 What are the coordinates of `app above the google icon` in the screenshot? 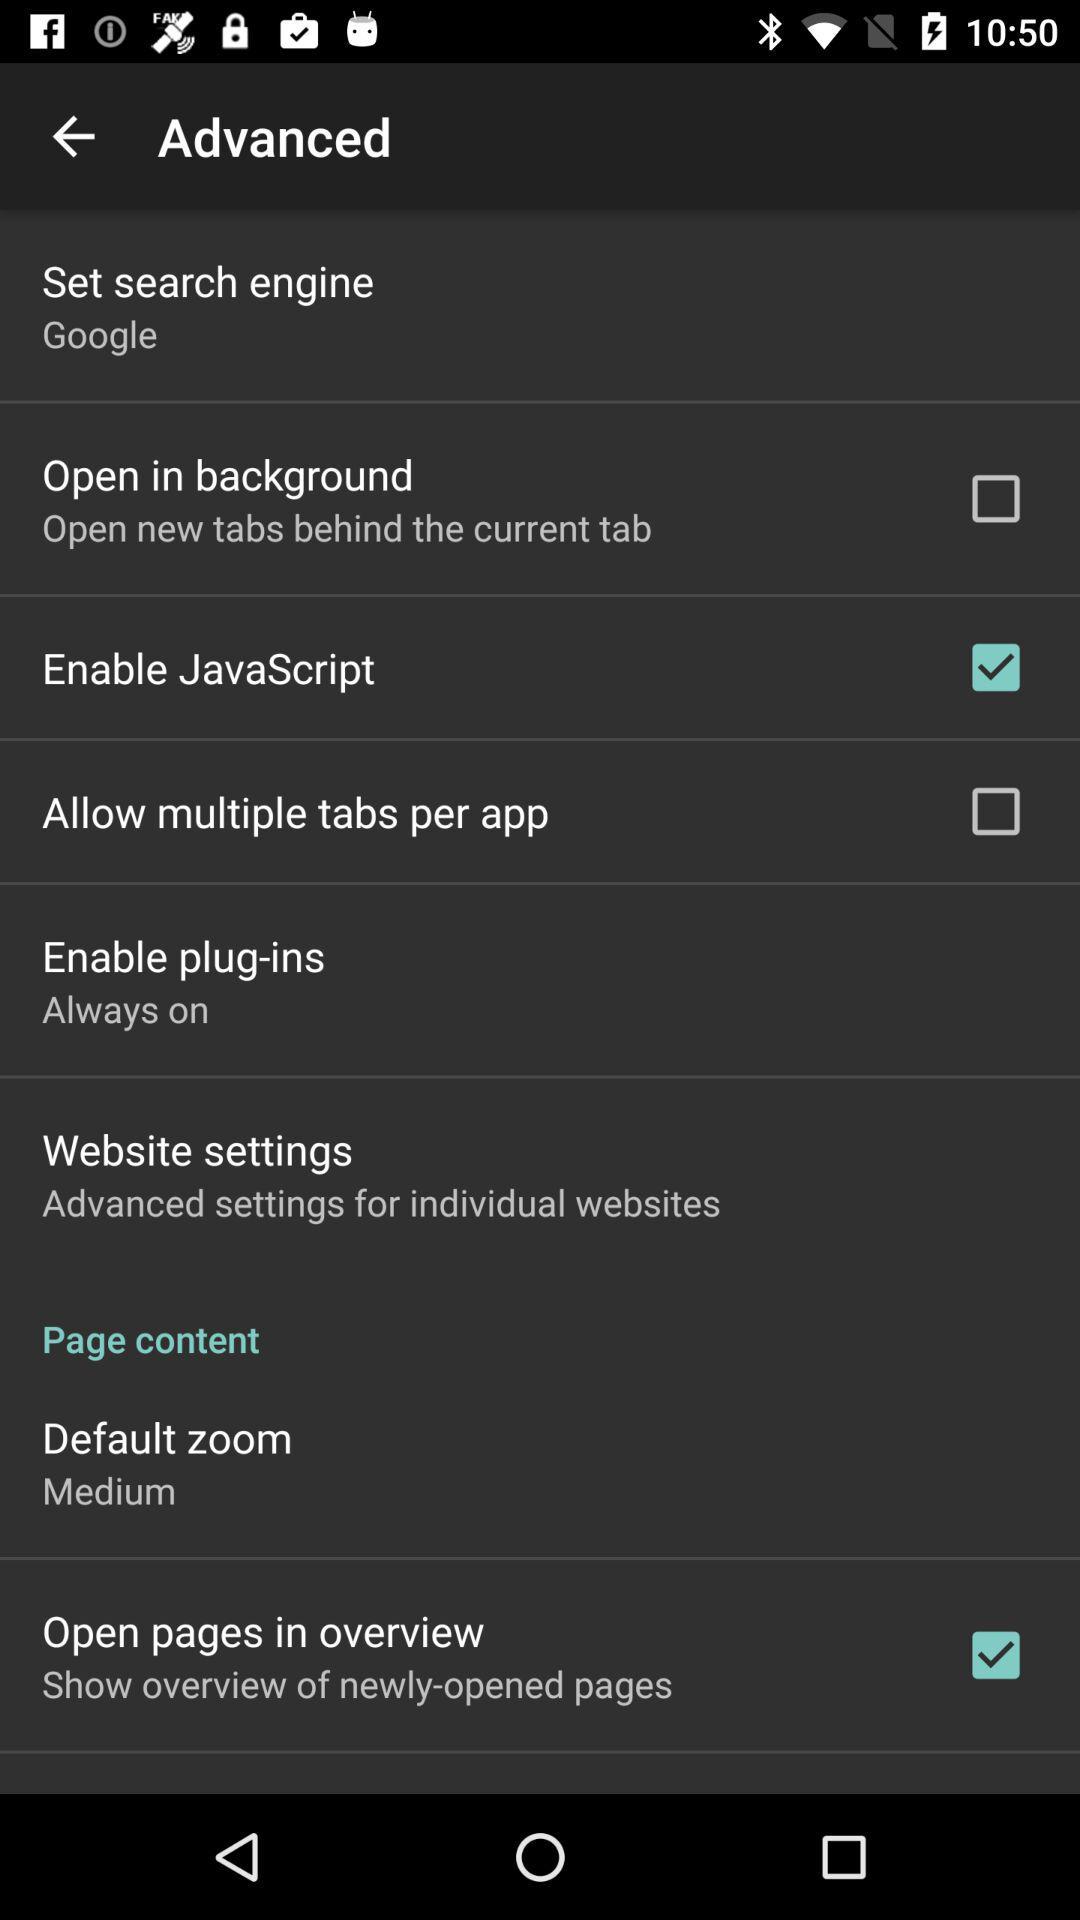 It's located at (208, 279).